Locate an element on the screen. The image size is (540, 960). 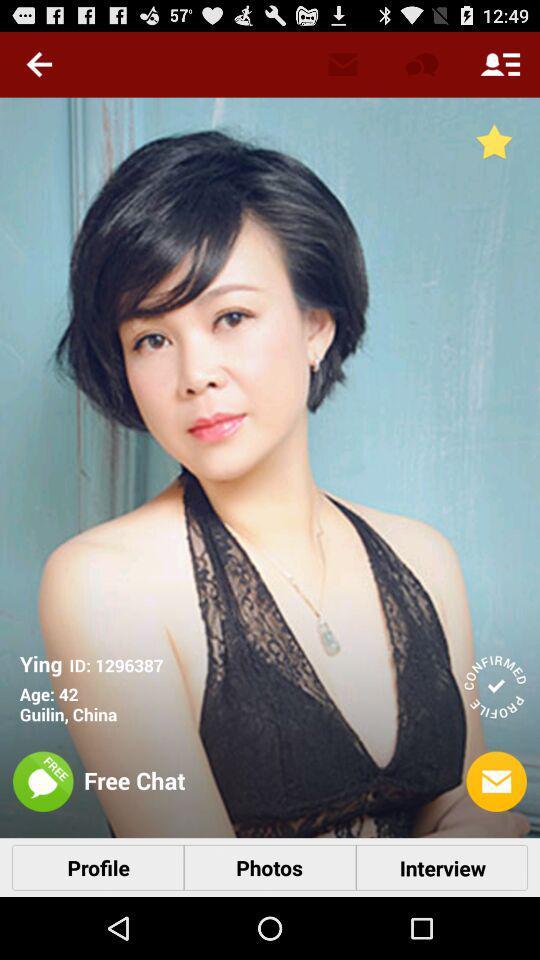
the chat icon at the top of the page is located at coordinates (420, 64).